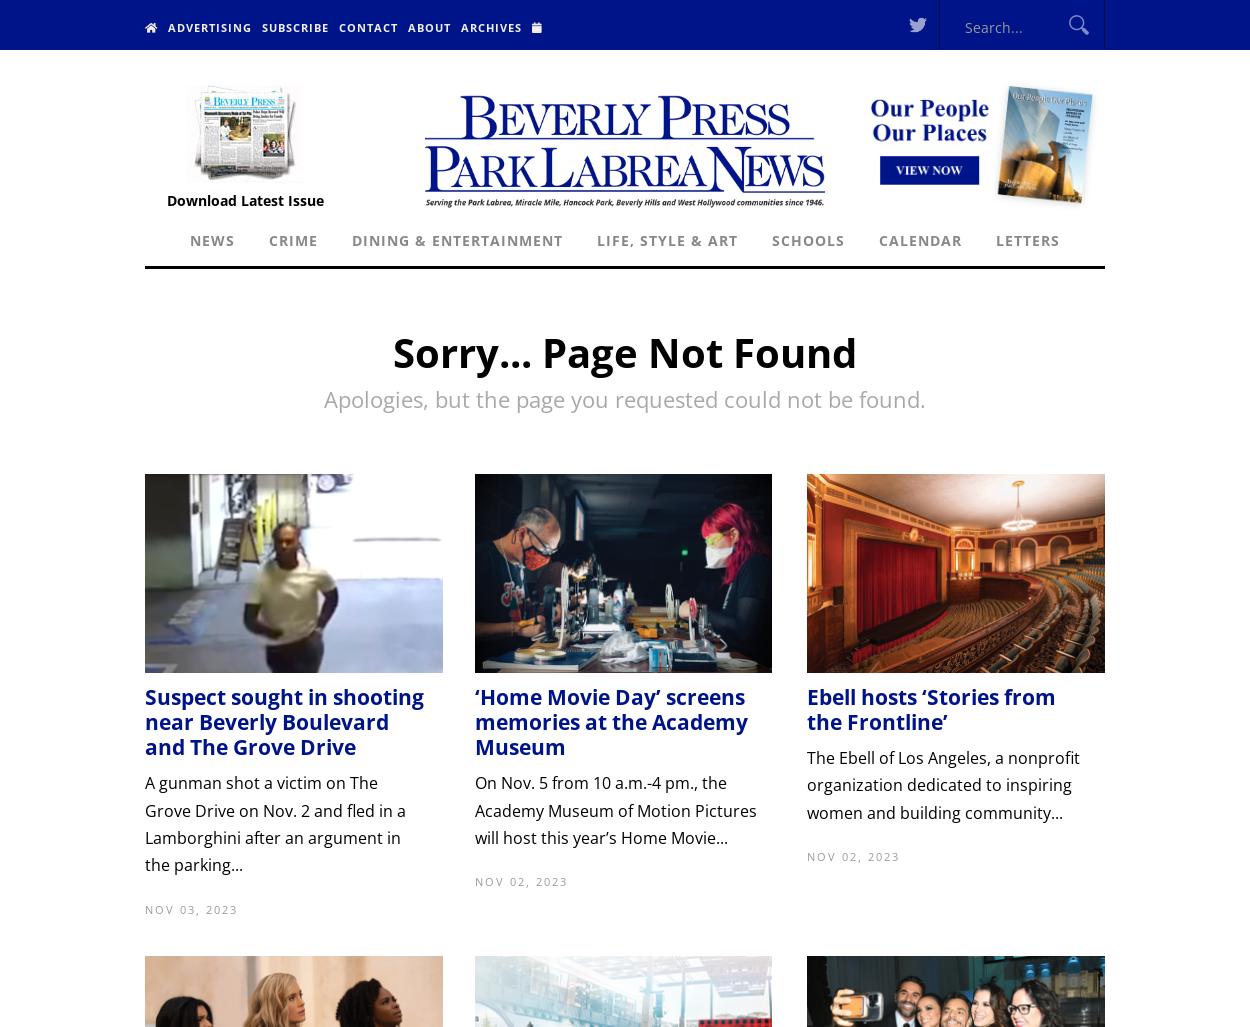  Describe the element at coordinates (609, 721) in the screenshot. I see `'‘Home Movie Day’ screens memories at the Academy Museum'` at that location.